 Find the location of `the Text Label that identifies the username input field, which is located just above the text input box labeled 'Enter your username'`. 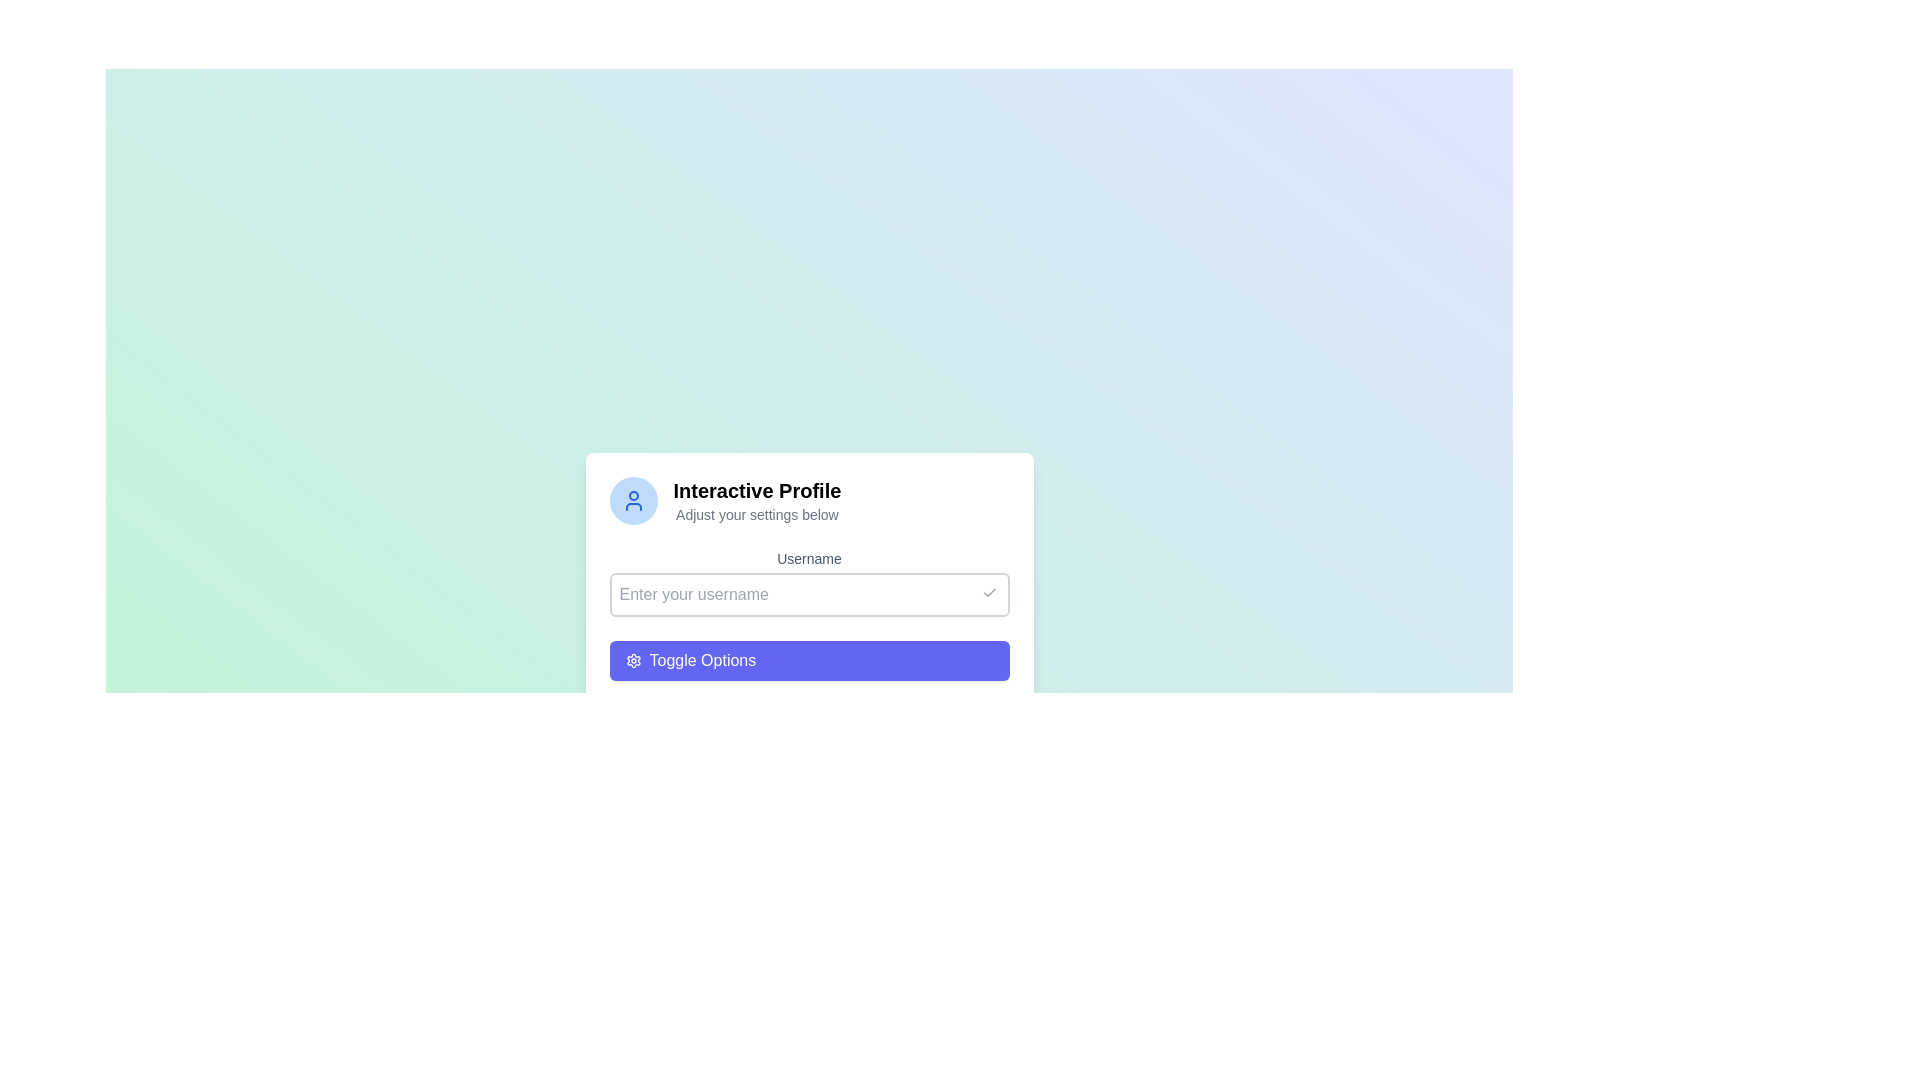

the Text Label that identifies the username input field, which is located just above the text input box labeled 'Enter your username' is located at coordinates (809, 559).